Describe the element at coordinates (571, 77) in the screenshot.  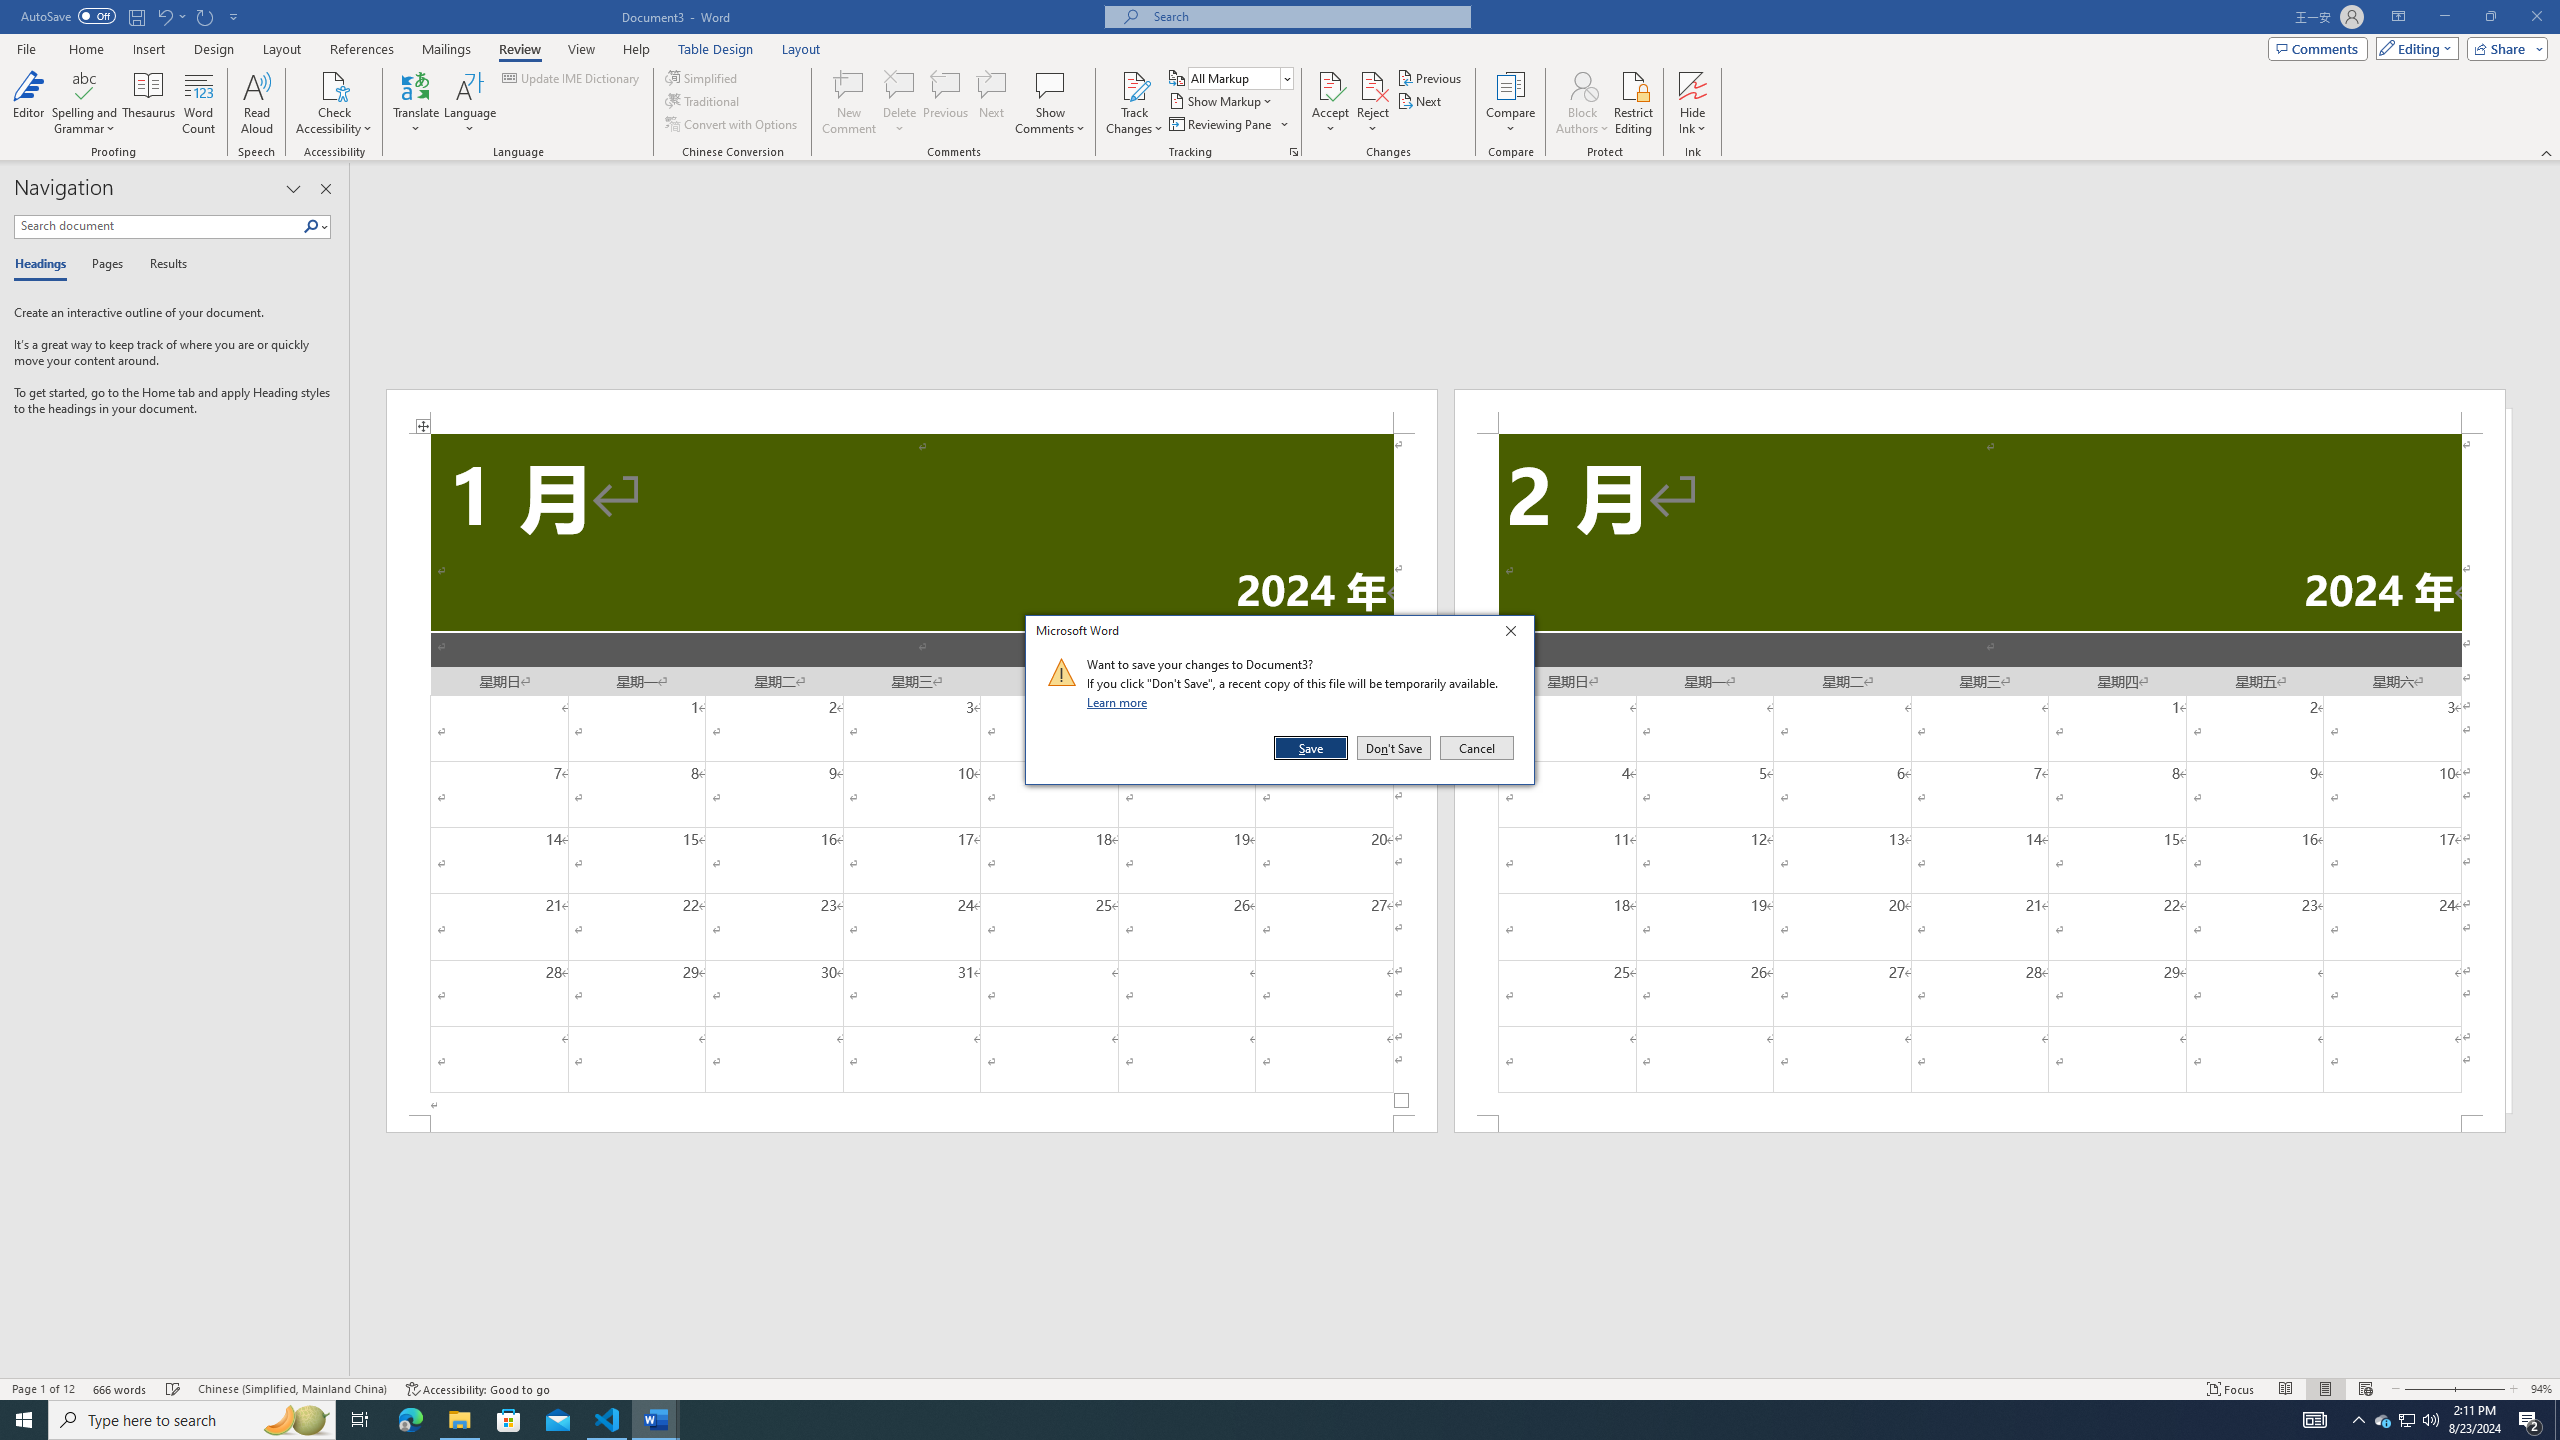
I see `'Update IME Dictionary...'` at that location.